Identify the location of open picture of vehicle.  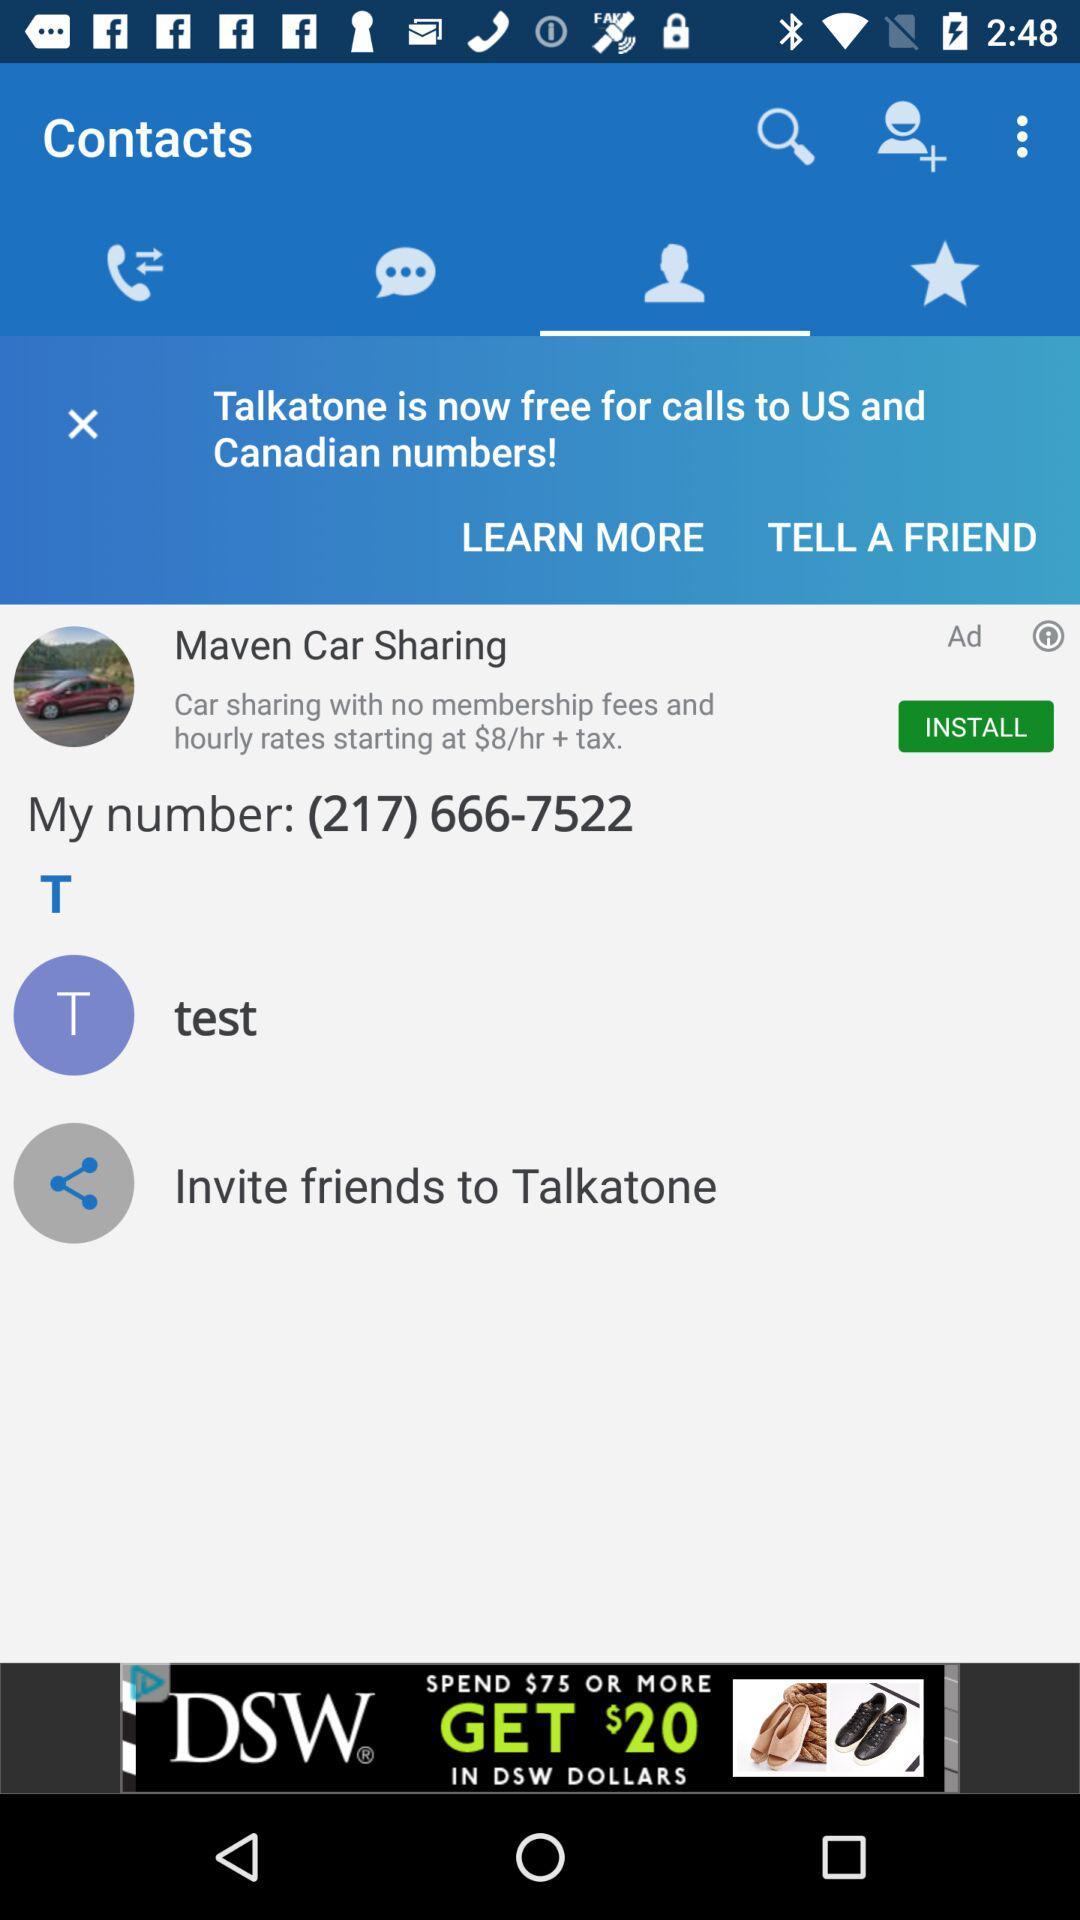
(72, 686).